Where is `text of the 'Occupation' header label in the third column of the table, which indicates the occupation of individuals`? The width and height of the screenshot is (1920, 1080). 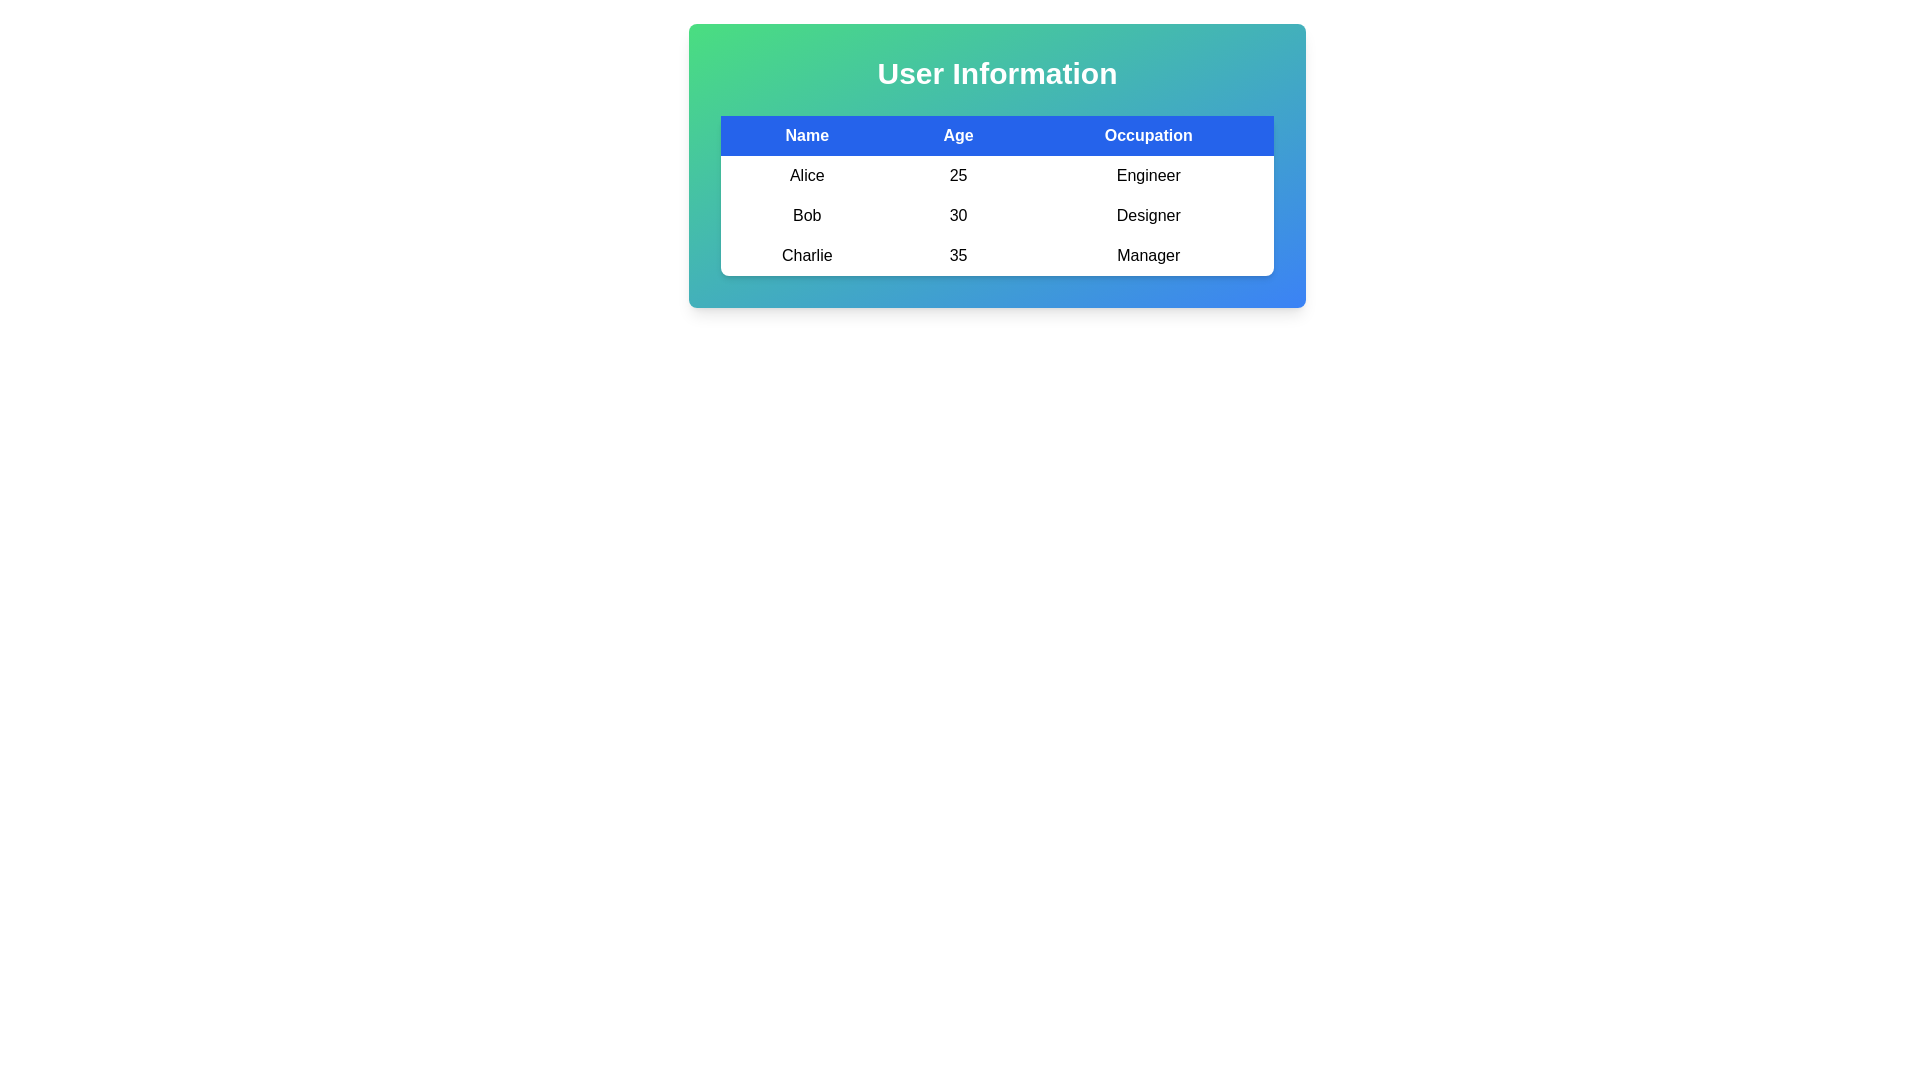 text of the 'Occupation' header label in the third column of the table, which indicates the occupation of individuals is located at coordinates (1148, 135).